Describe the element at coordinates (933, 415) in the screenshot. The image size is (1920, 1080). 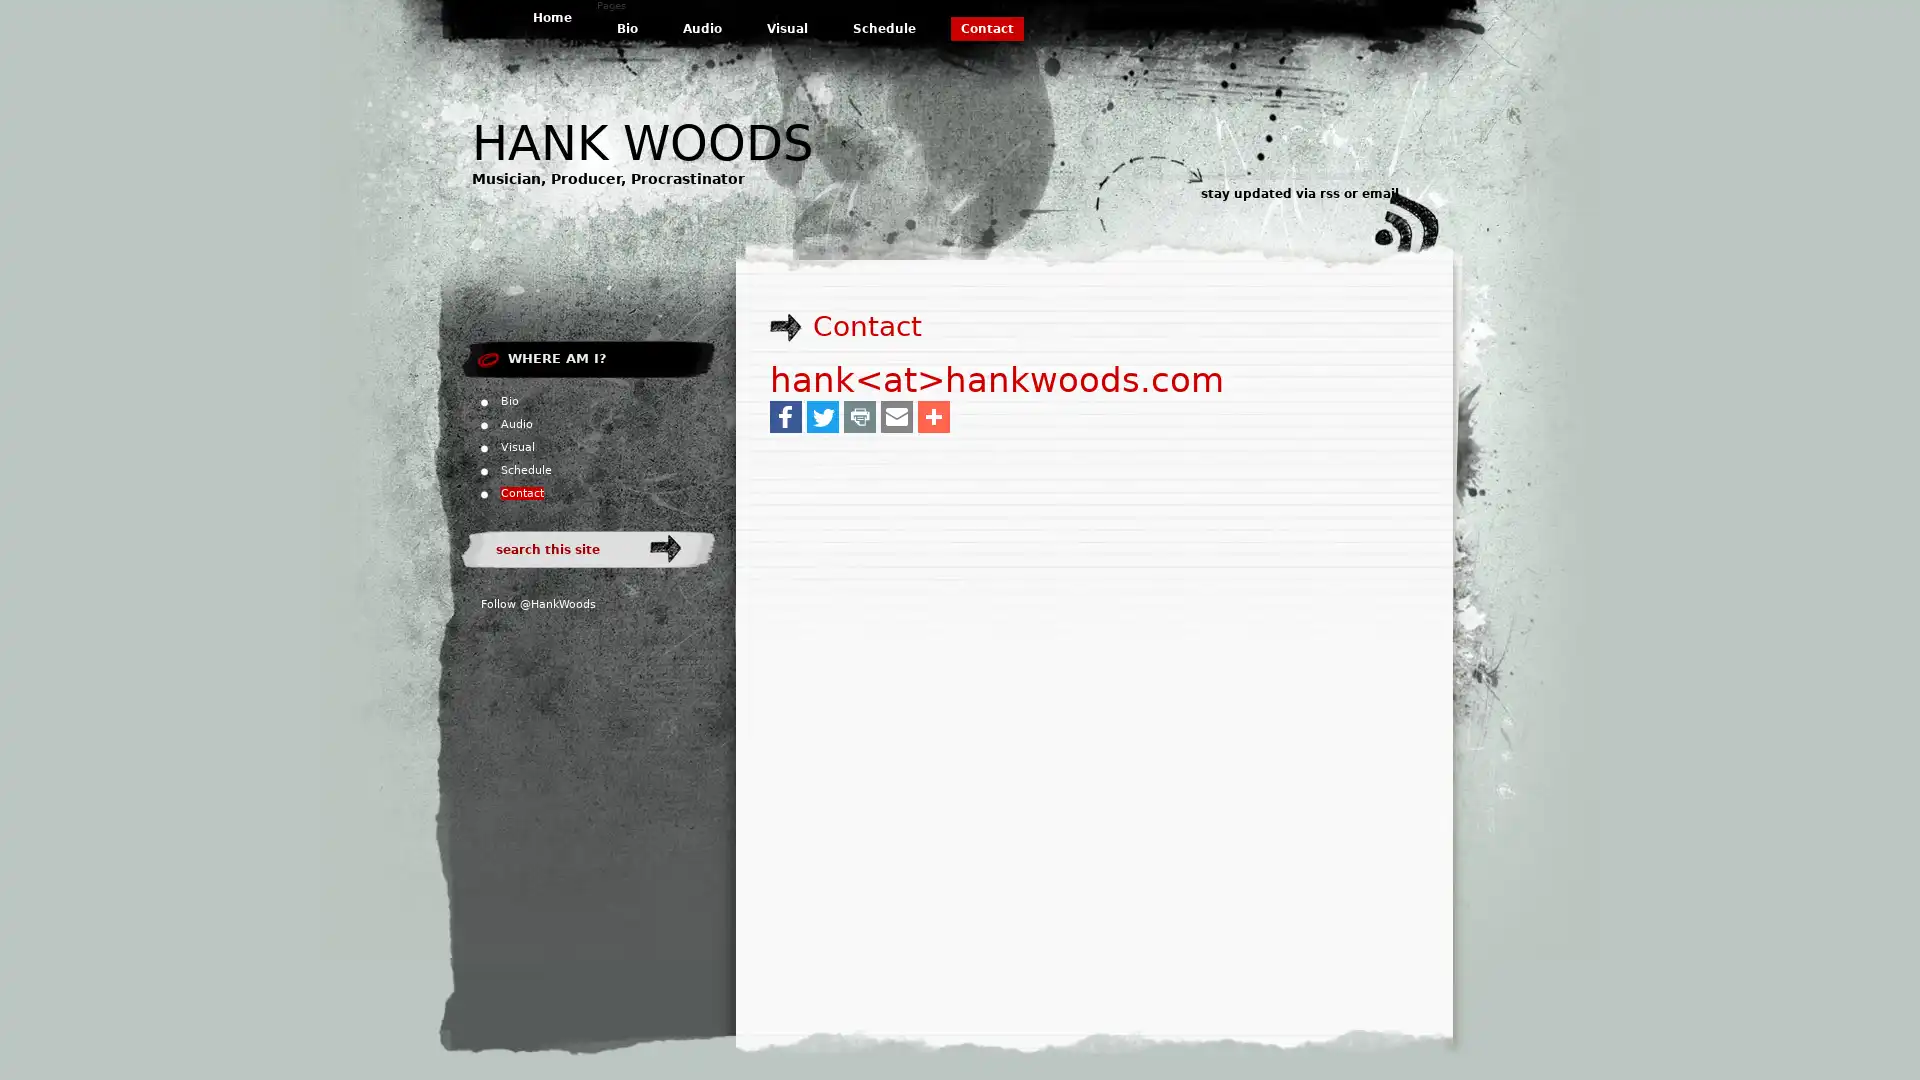
I see `Share to More` at that location.